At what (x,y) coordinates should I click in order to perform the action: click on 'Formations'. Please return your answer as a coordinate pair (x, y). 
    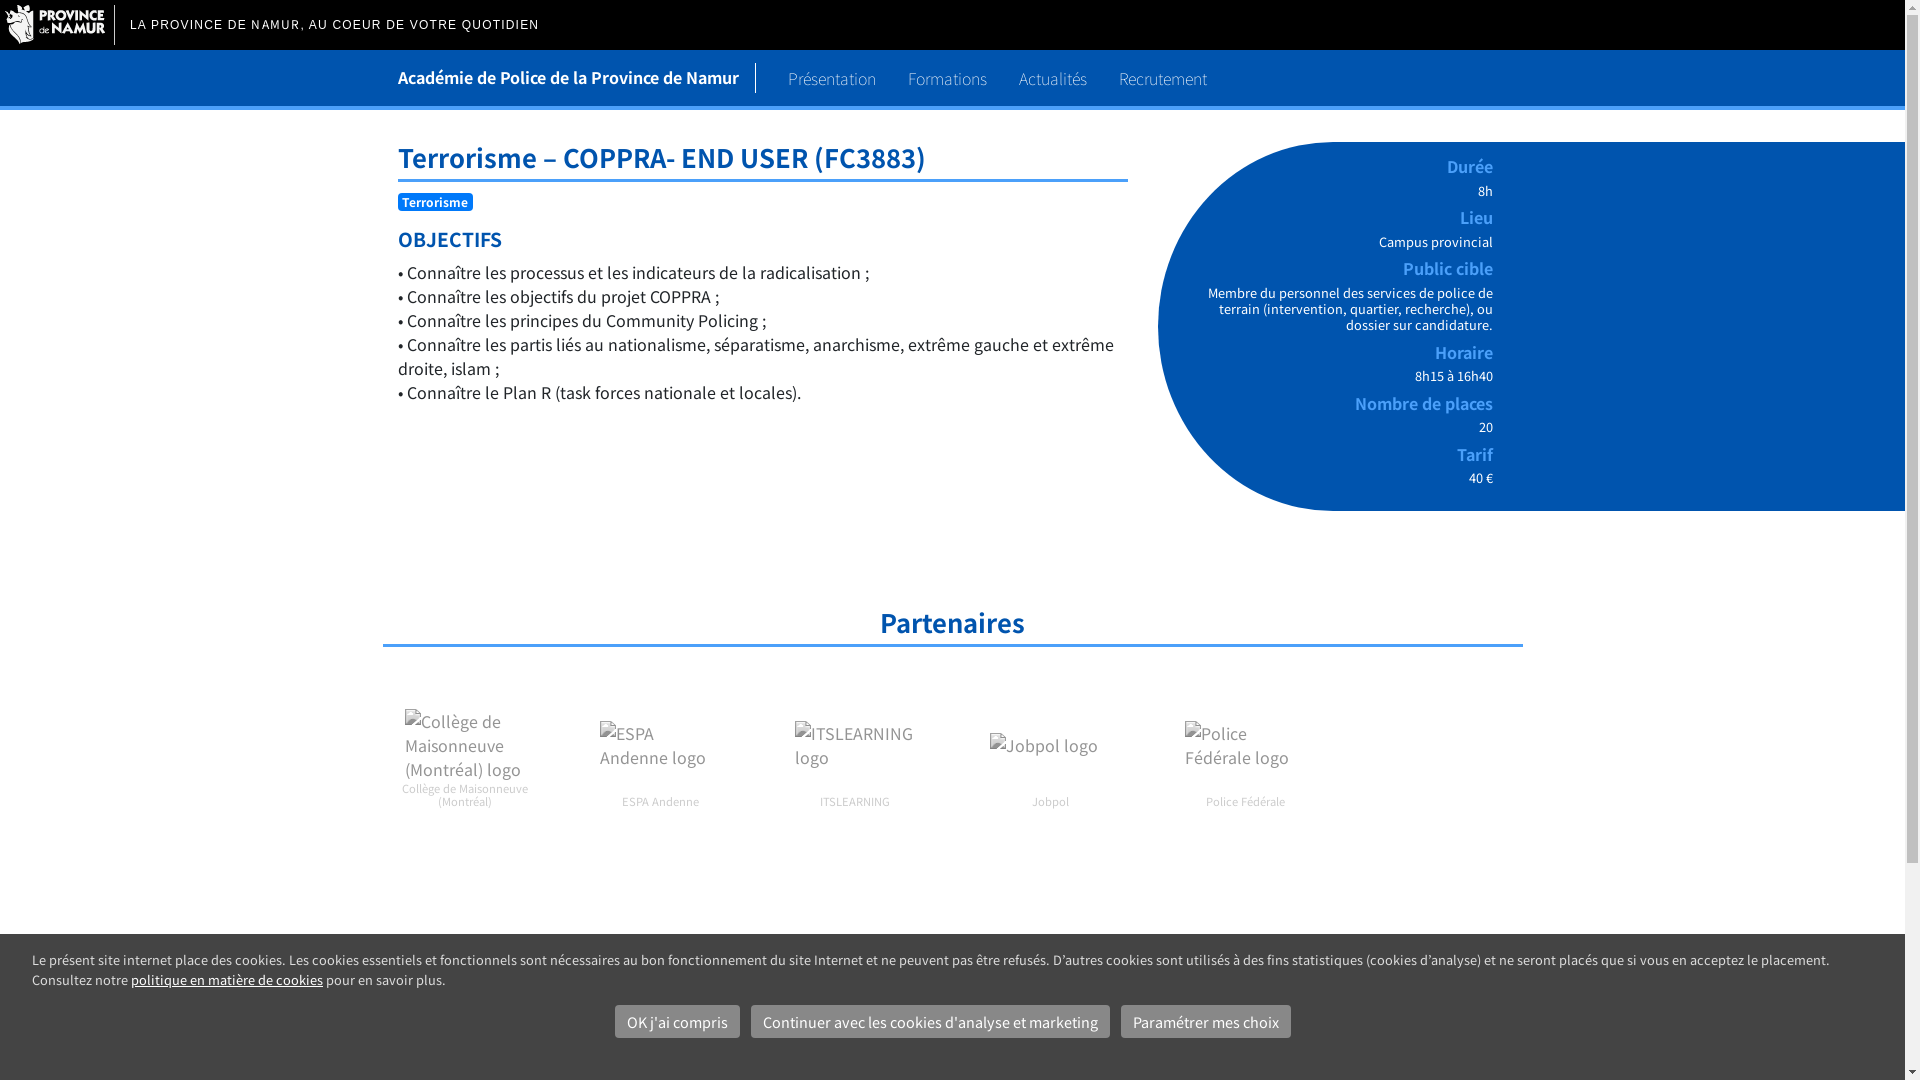
    Looking at the image, I should click on (946, 76).